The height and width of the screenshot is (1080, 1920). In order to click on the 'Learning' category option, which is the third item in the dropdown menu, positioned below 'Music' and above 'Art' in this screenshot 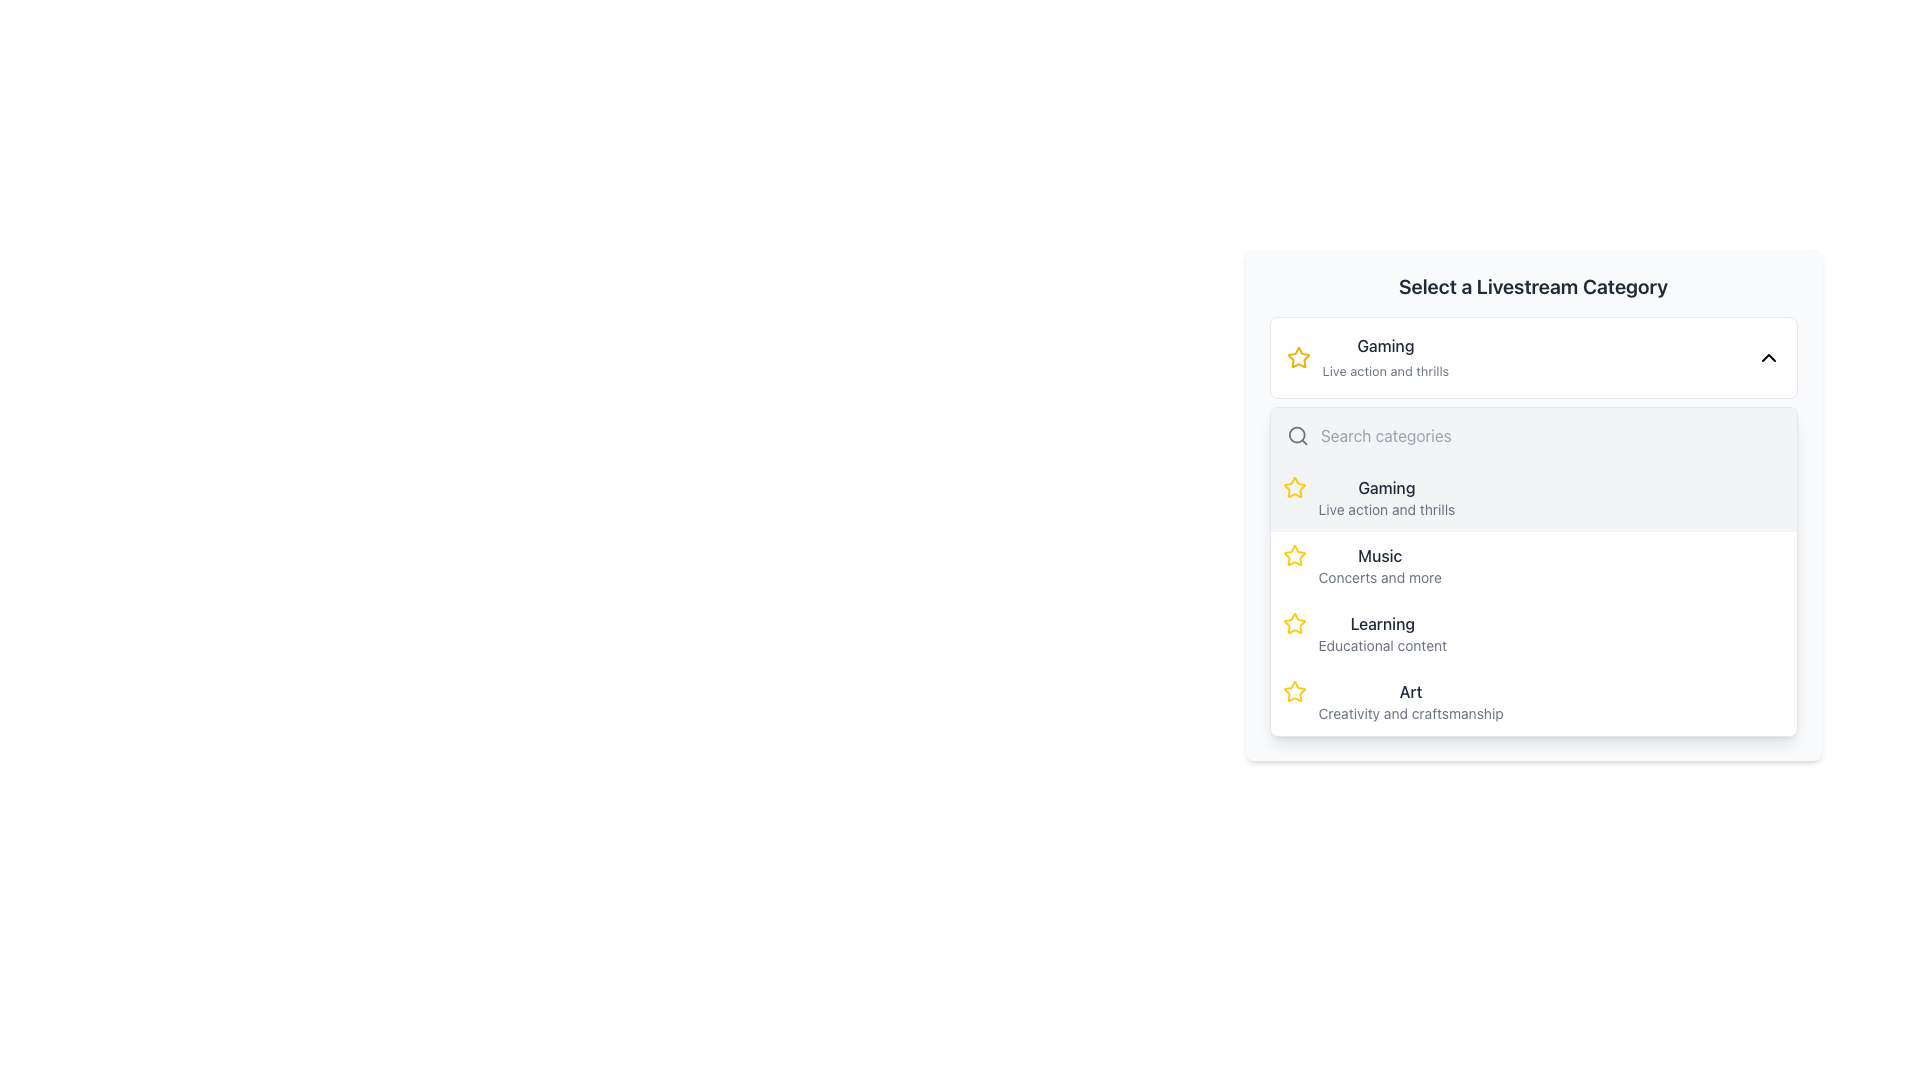, I will do `click(1532, 633)`.